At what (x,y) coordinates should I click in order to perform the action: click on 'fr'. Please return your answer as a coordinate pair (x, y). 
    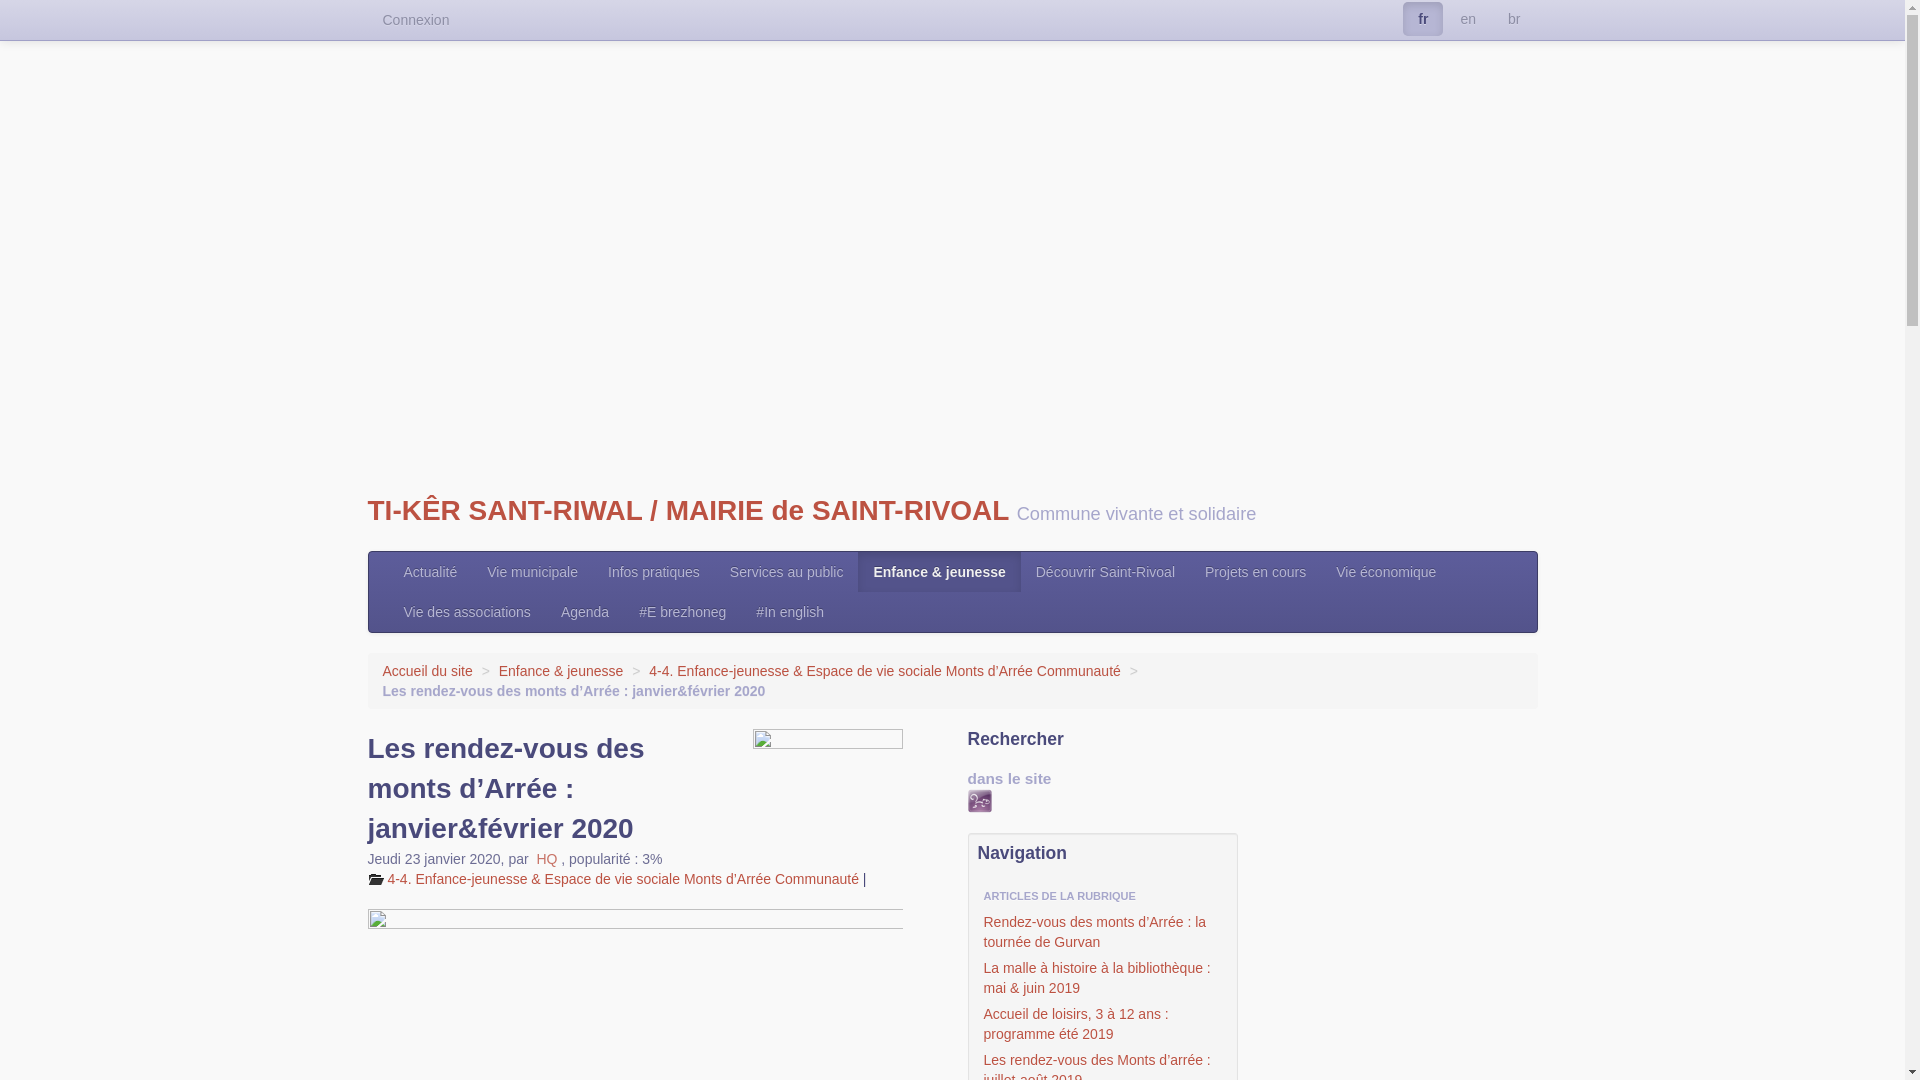
    Looking at the image, I should click on (1421, 19).